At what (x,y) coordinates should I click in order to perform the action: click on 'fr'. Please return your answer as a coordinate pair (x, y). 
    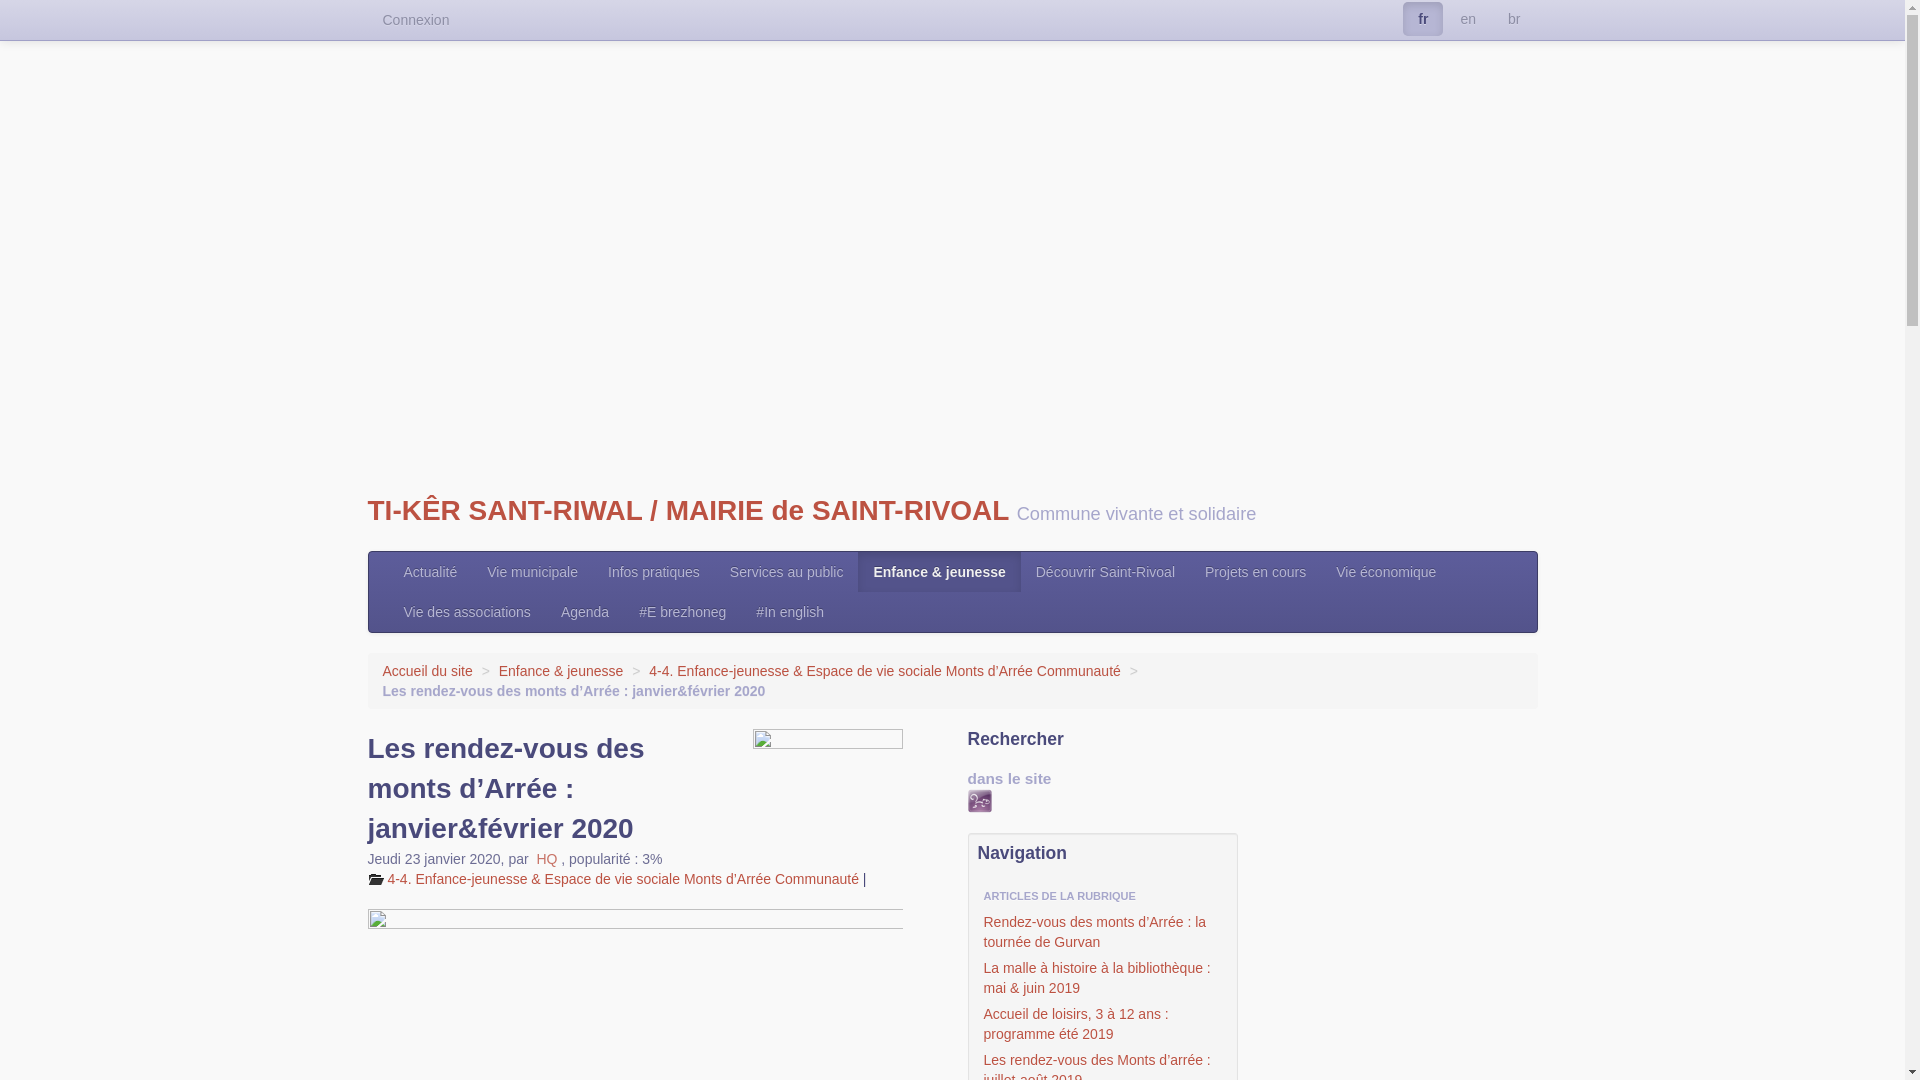
    Looking at the image, I should click on (1421, 19).